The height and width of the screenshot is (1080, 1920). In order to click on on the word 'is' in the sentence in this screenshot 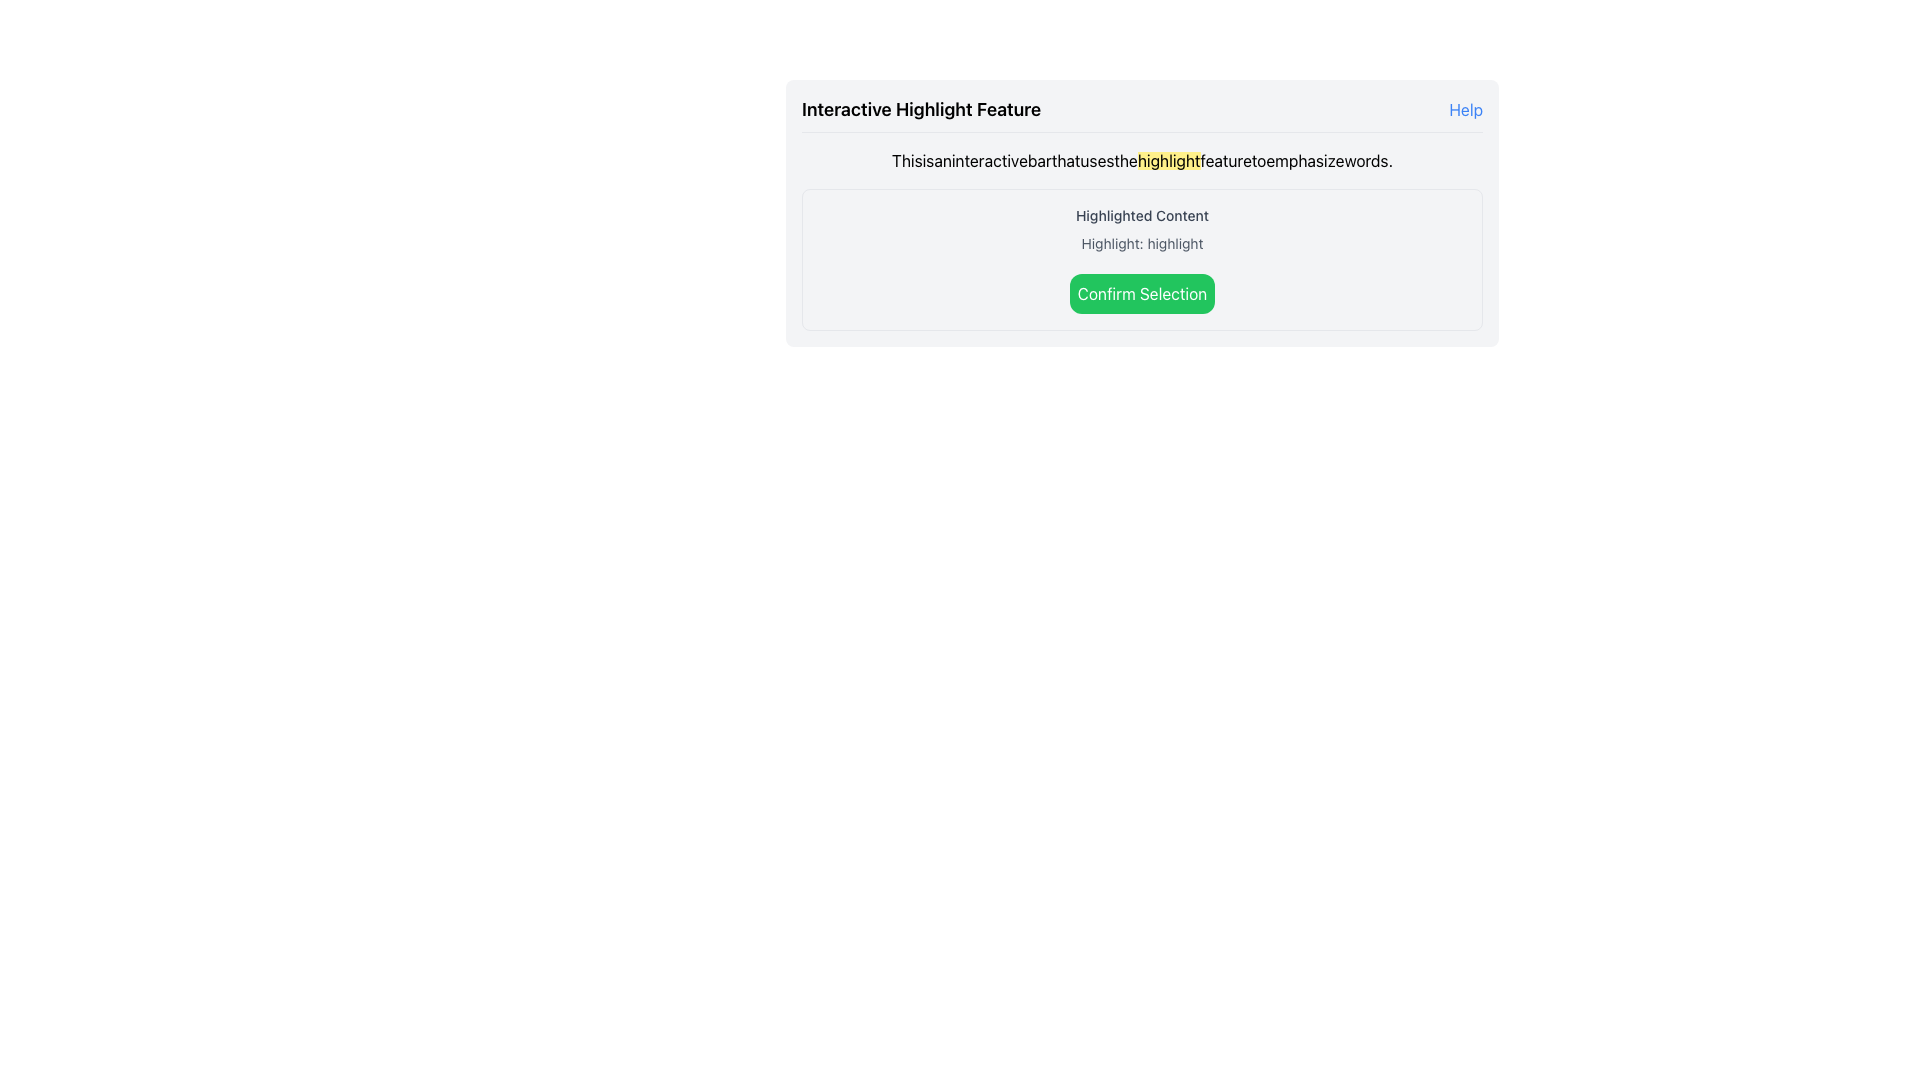, I will do `click(926, 160)`.